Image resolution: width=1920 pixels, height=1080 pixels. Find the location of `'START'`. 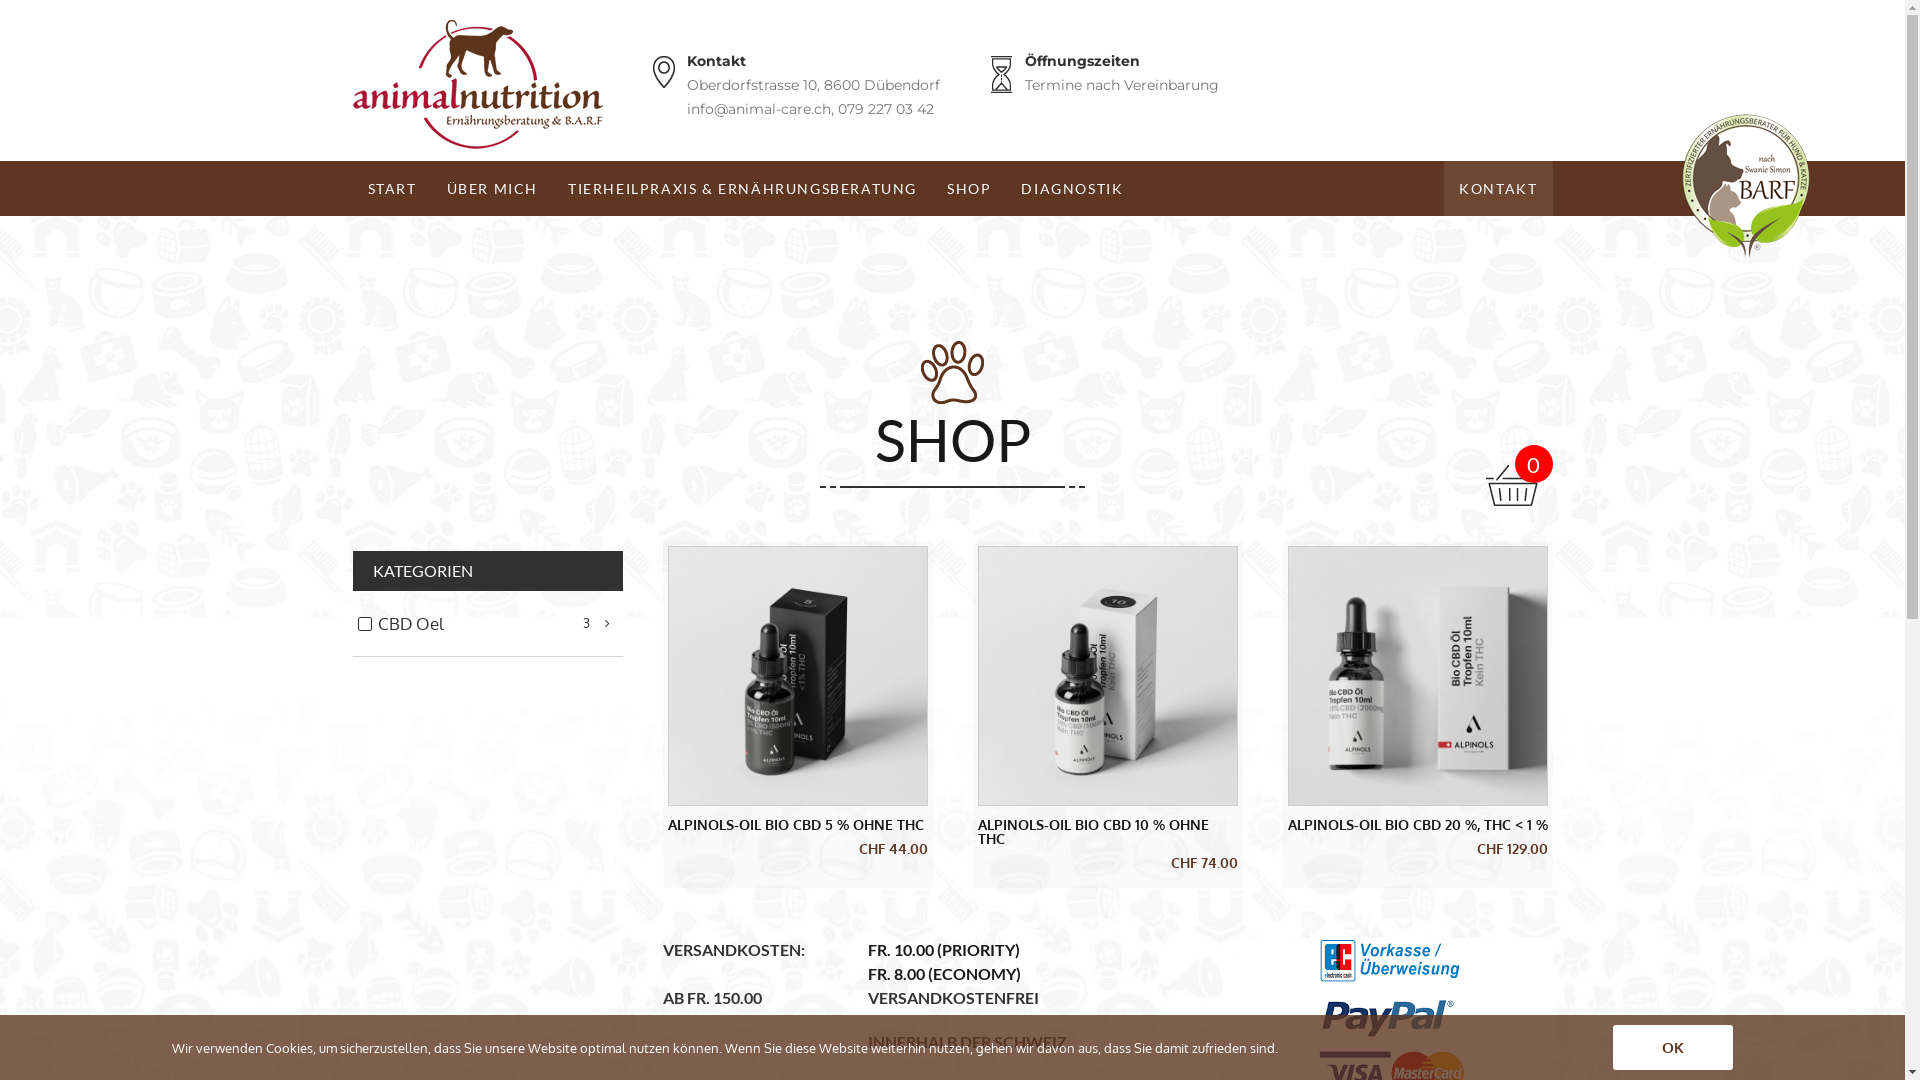

'START' is located at coordinates (351, 188).